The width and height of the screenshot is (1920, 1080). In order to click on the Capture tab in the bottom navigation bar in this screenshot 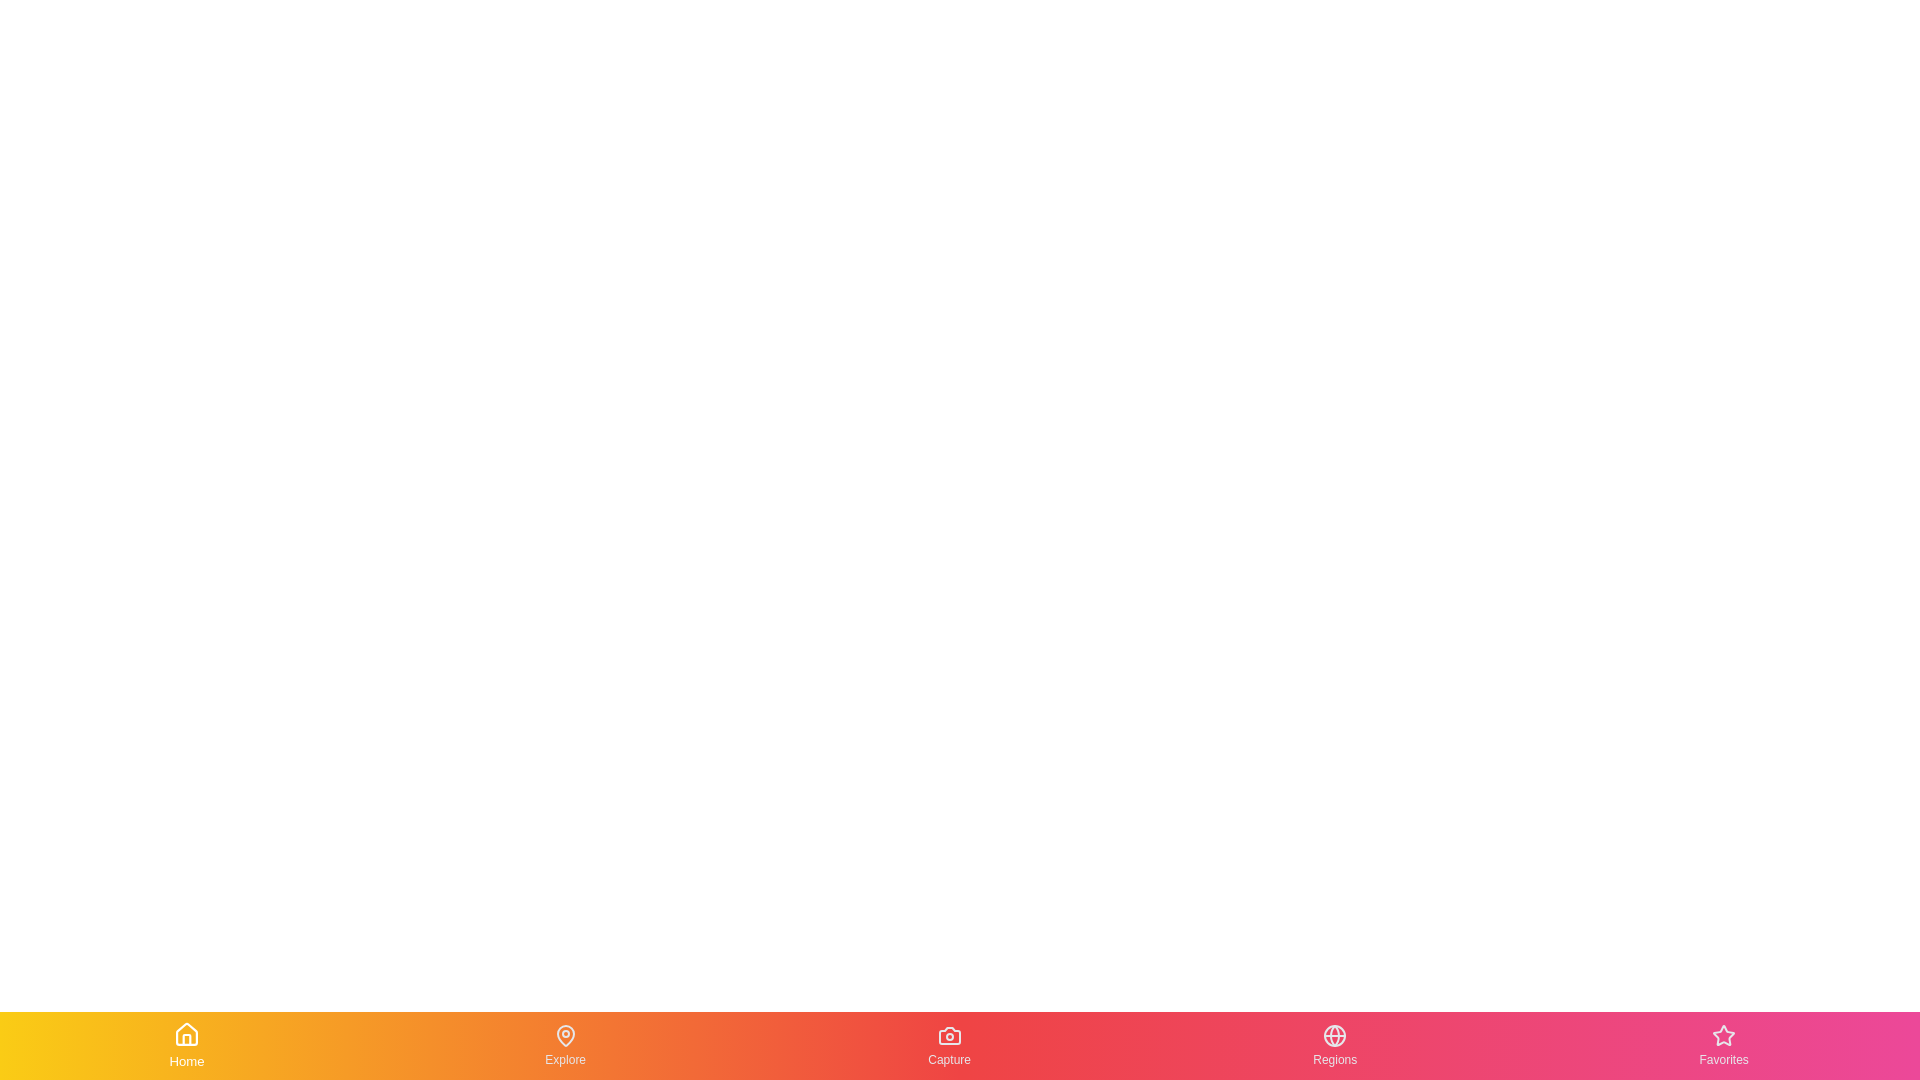, I will do `click(949, 1044)`.